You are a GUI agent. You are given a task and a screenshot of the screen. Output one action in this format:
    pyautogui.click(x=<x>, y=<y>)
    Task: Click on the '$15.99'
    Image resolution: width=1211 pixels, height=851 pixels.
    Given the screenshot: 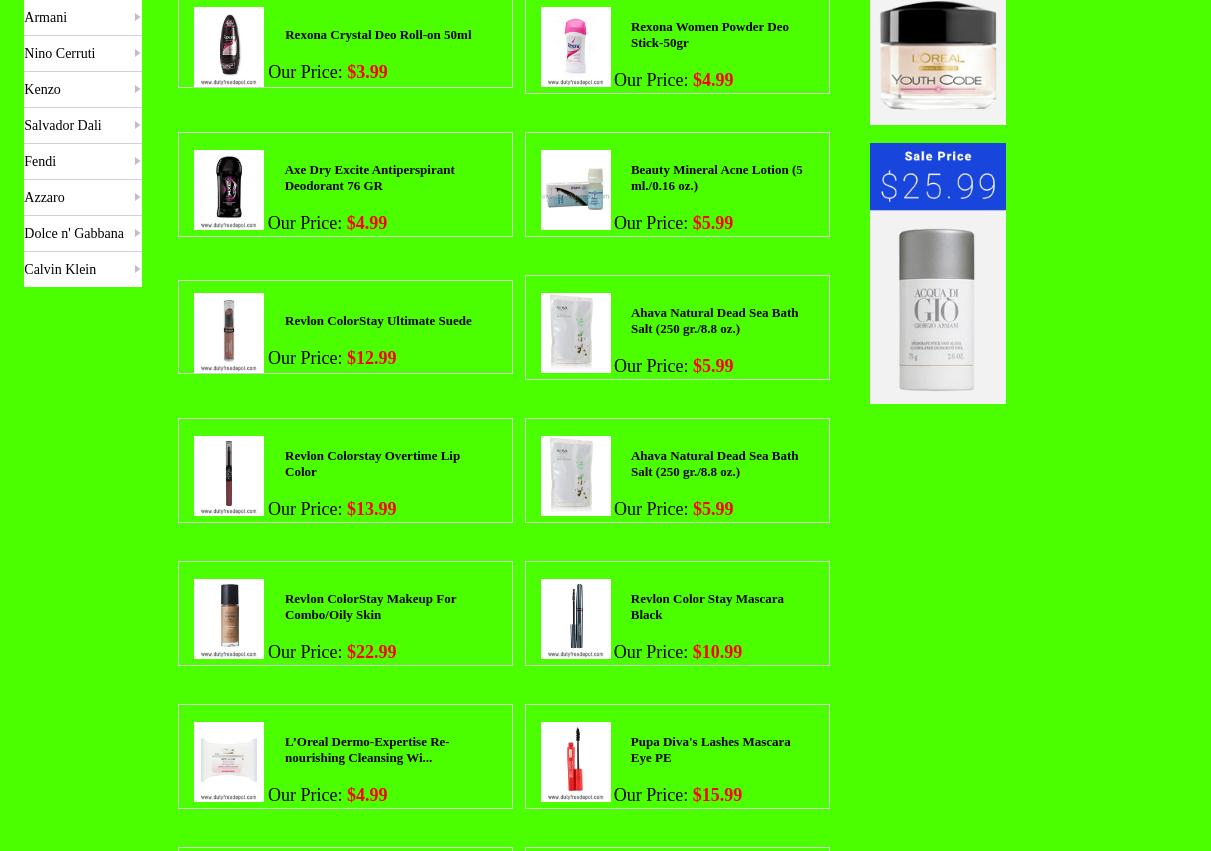 What is the action you would take?
    pyautogui.click(x=716, y=792)
    